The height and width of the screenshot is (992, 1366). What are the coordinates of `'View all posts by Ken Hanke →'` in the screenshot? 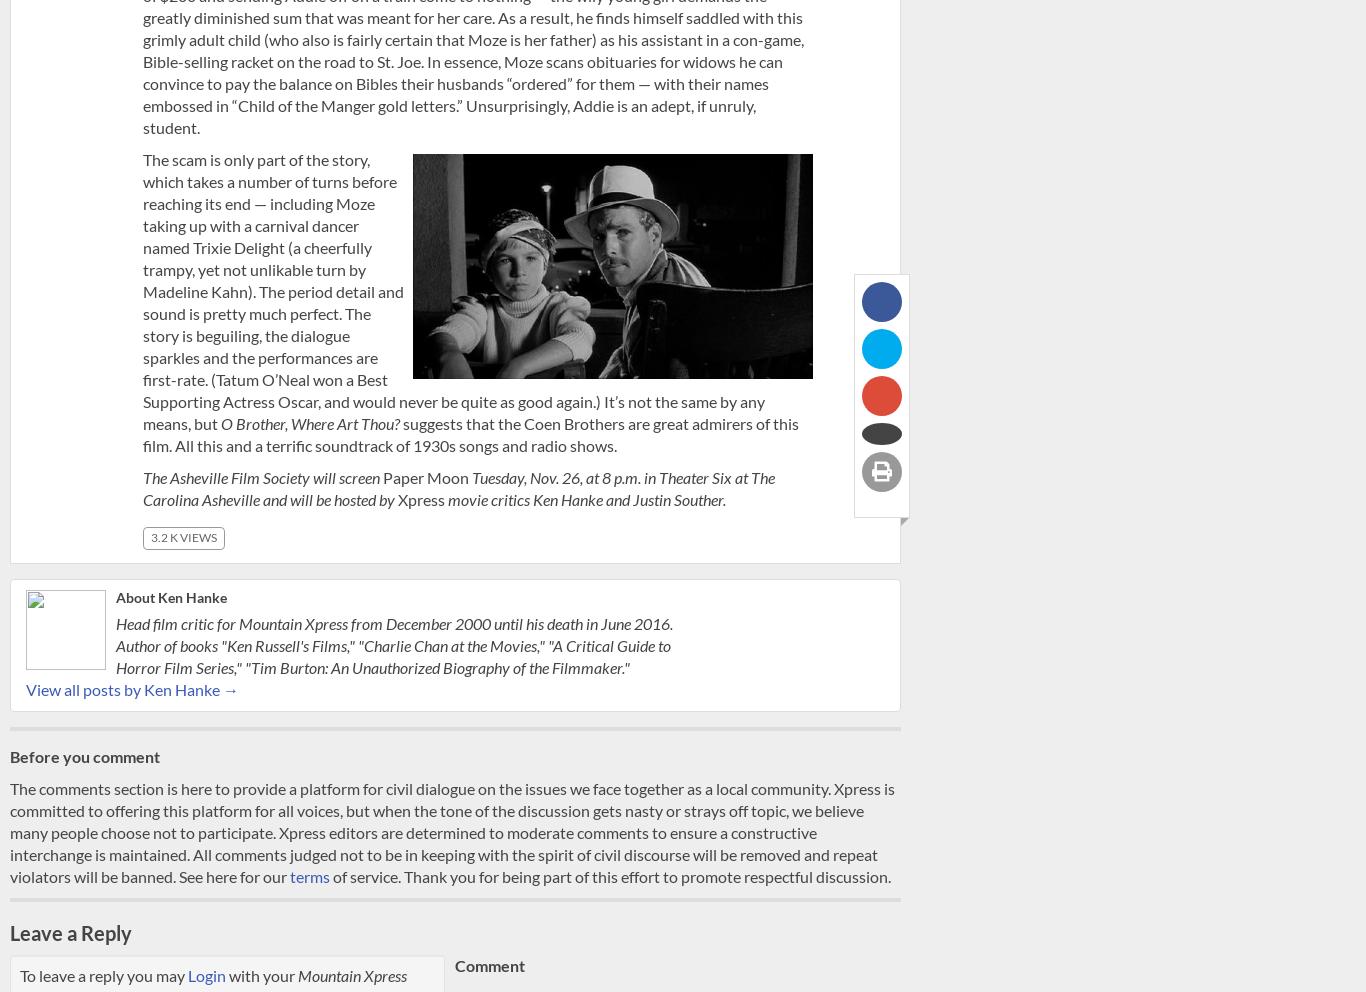 It's located at (131, 687).